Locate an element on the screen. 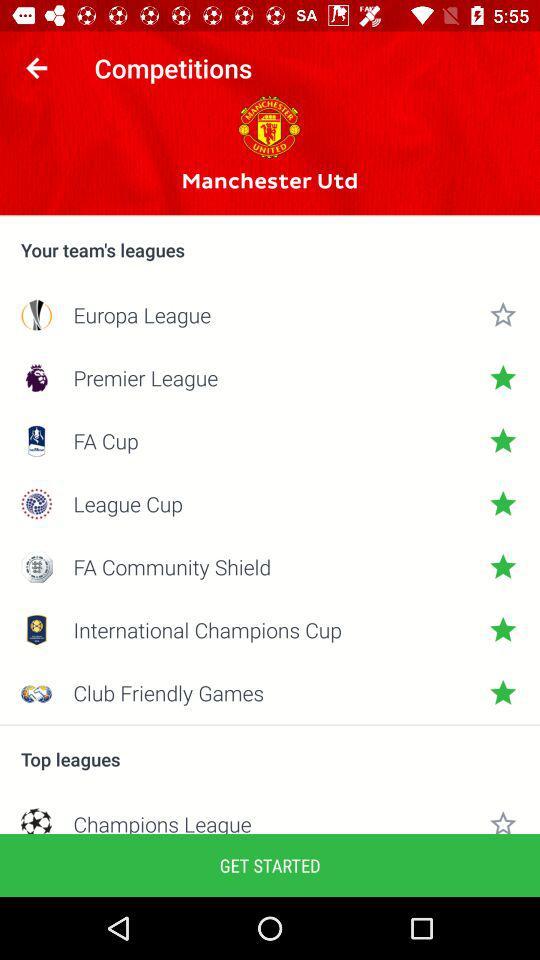 The image size is (540, 960). europa league is located at coordinates (270, 314).